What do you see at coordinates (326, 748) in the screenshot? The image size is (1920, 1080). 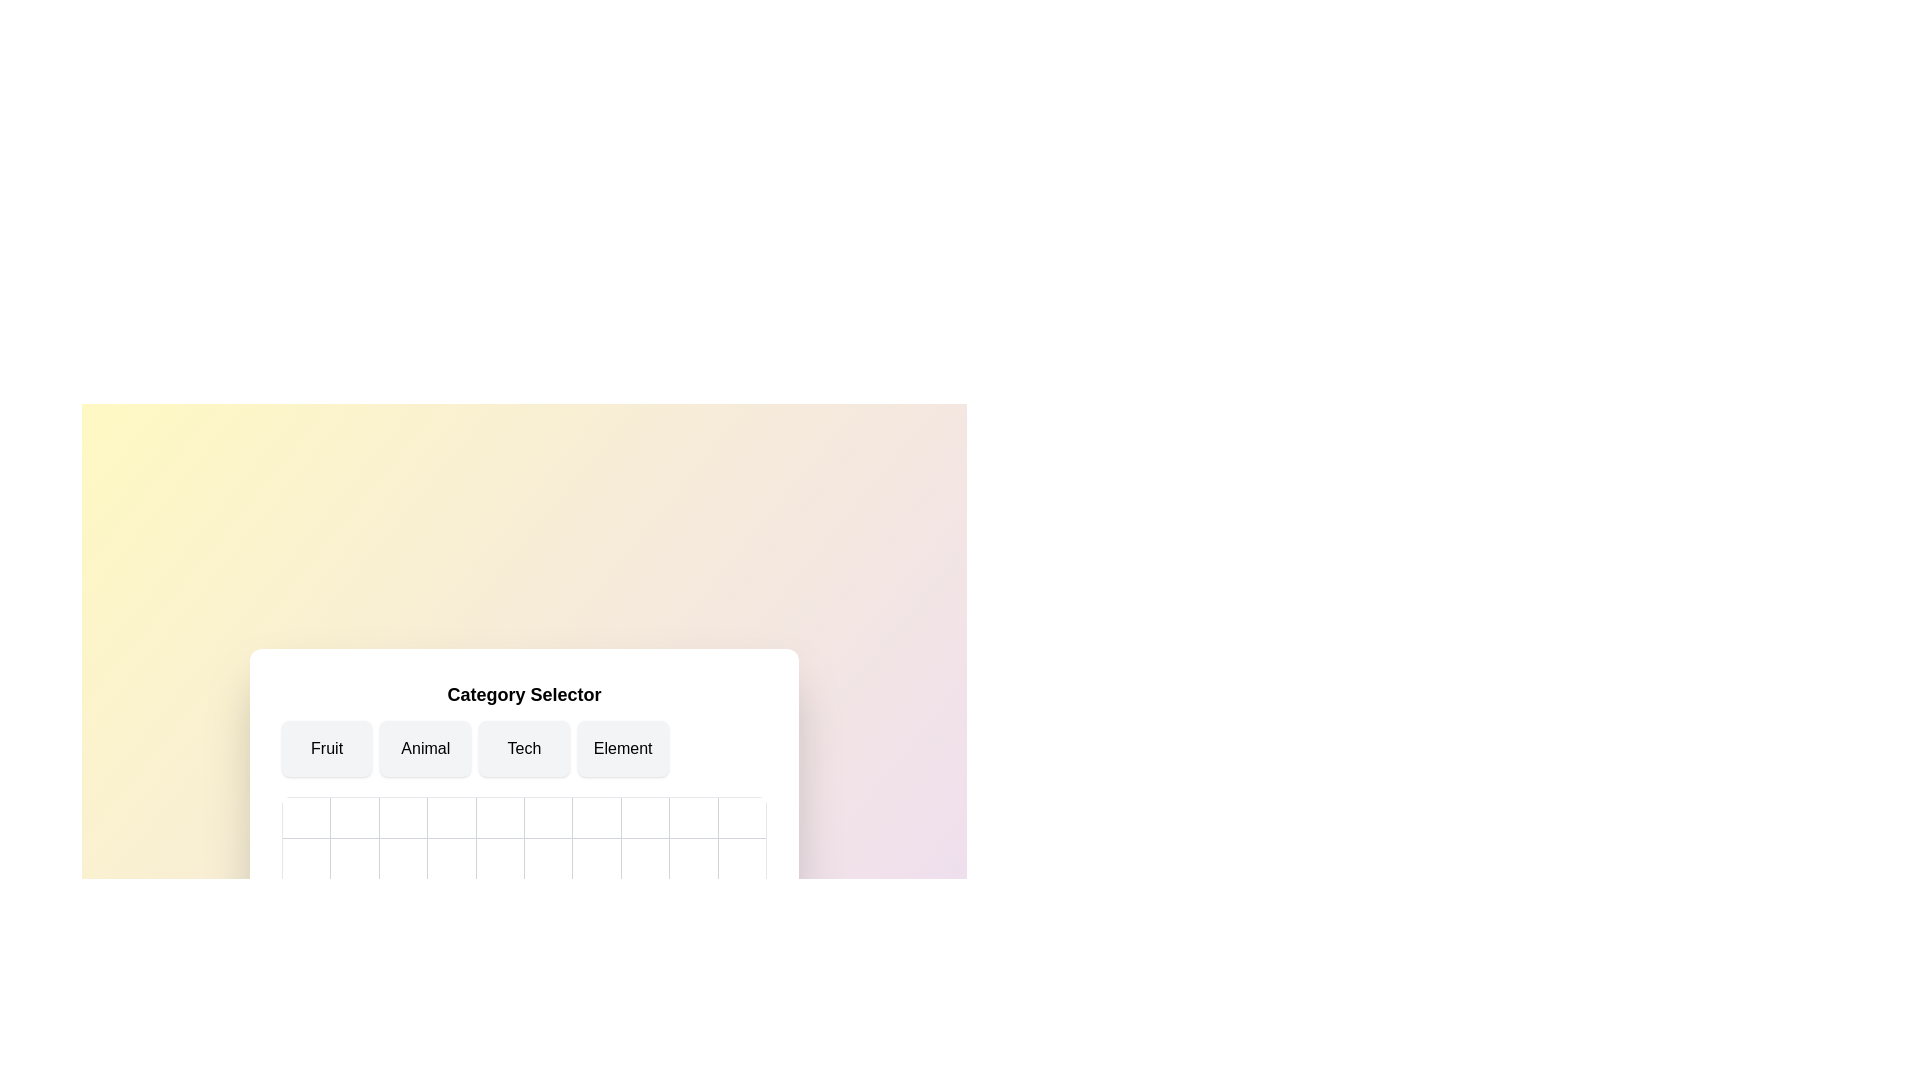 I see `the category Fruit to highlight it` at bounding box center [326, 748].